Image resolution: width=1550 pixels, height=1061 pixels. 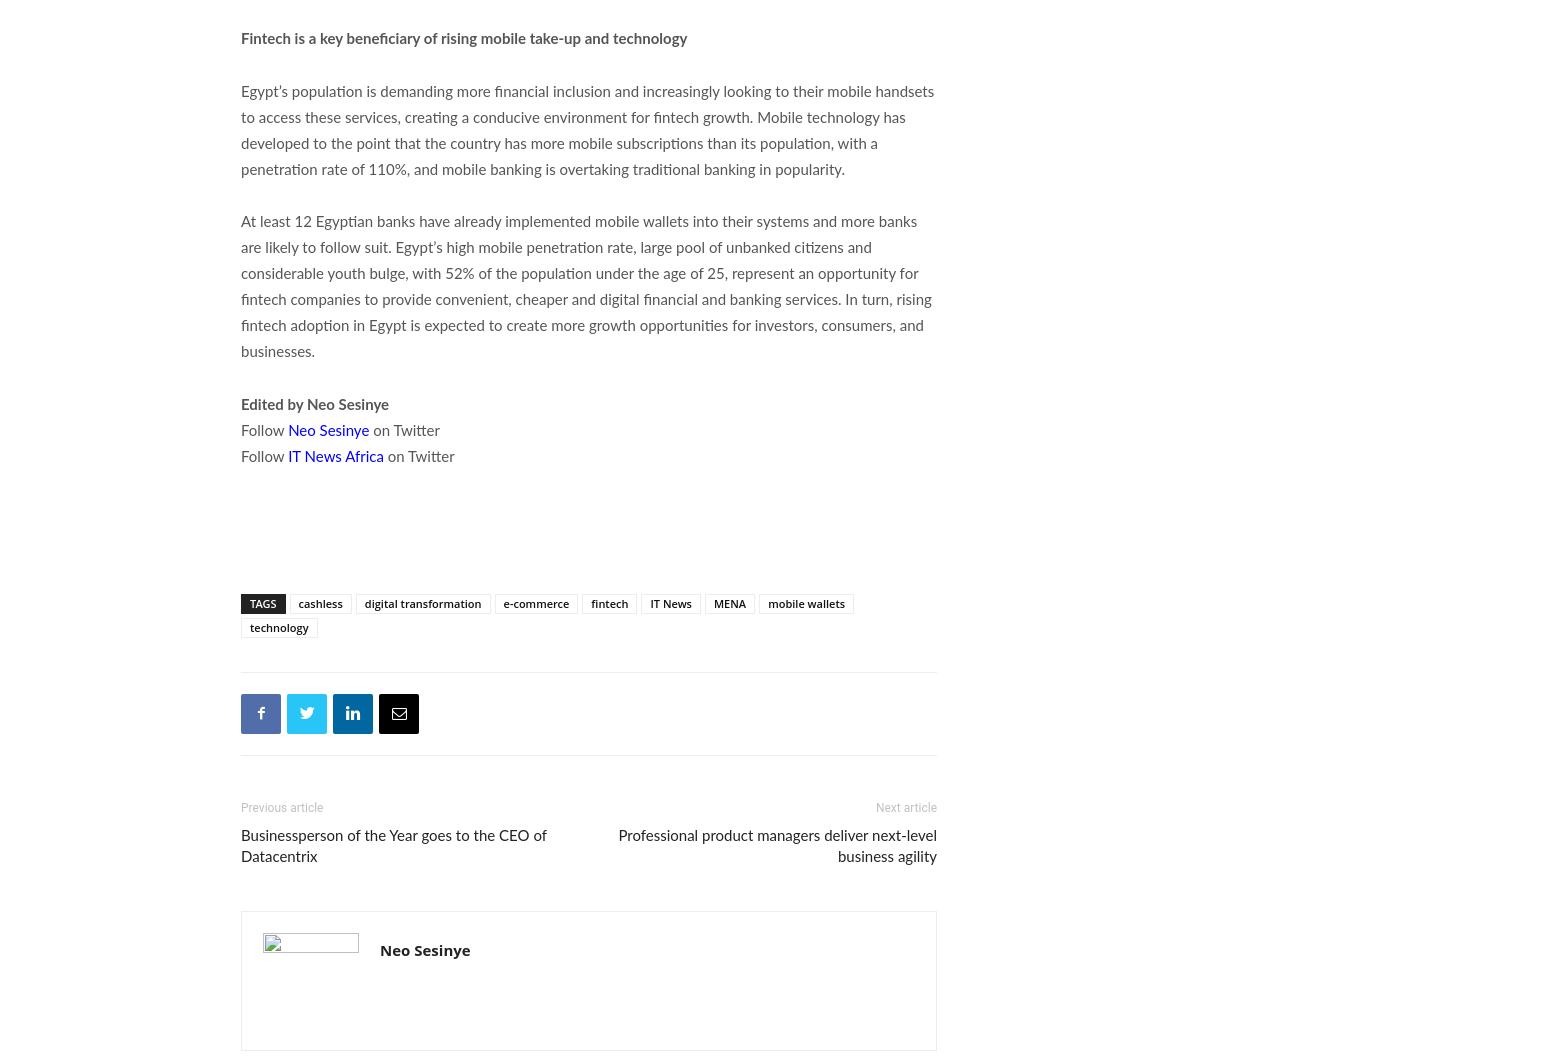 What do you see at coordinates (279, 625) in the screenshot?
I see `'technology'` at bounding box center [279, 625].